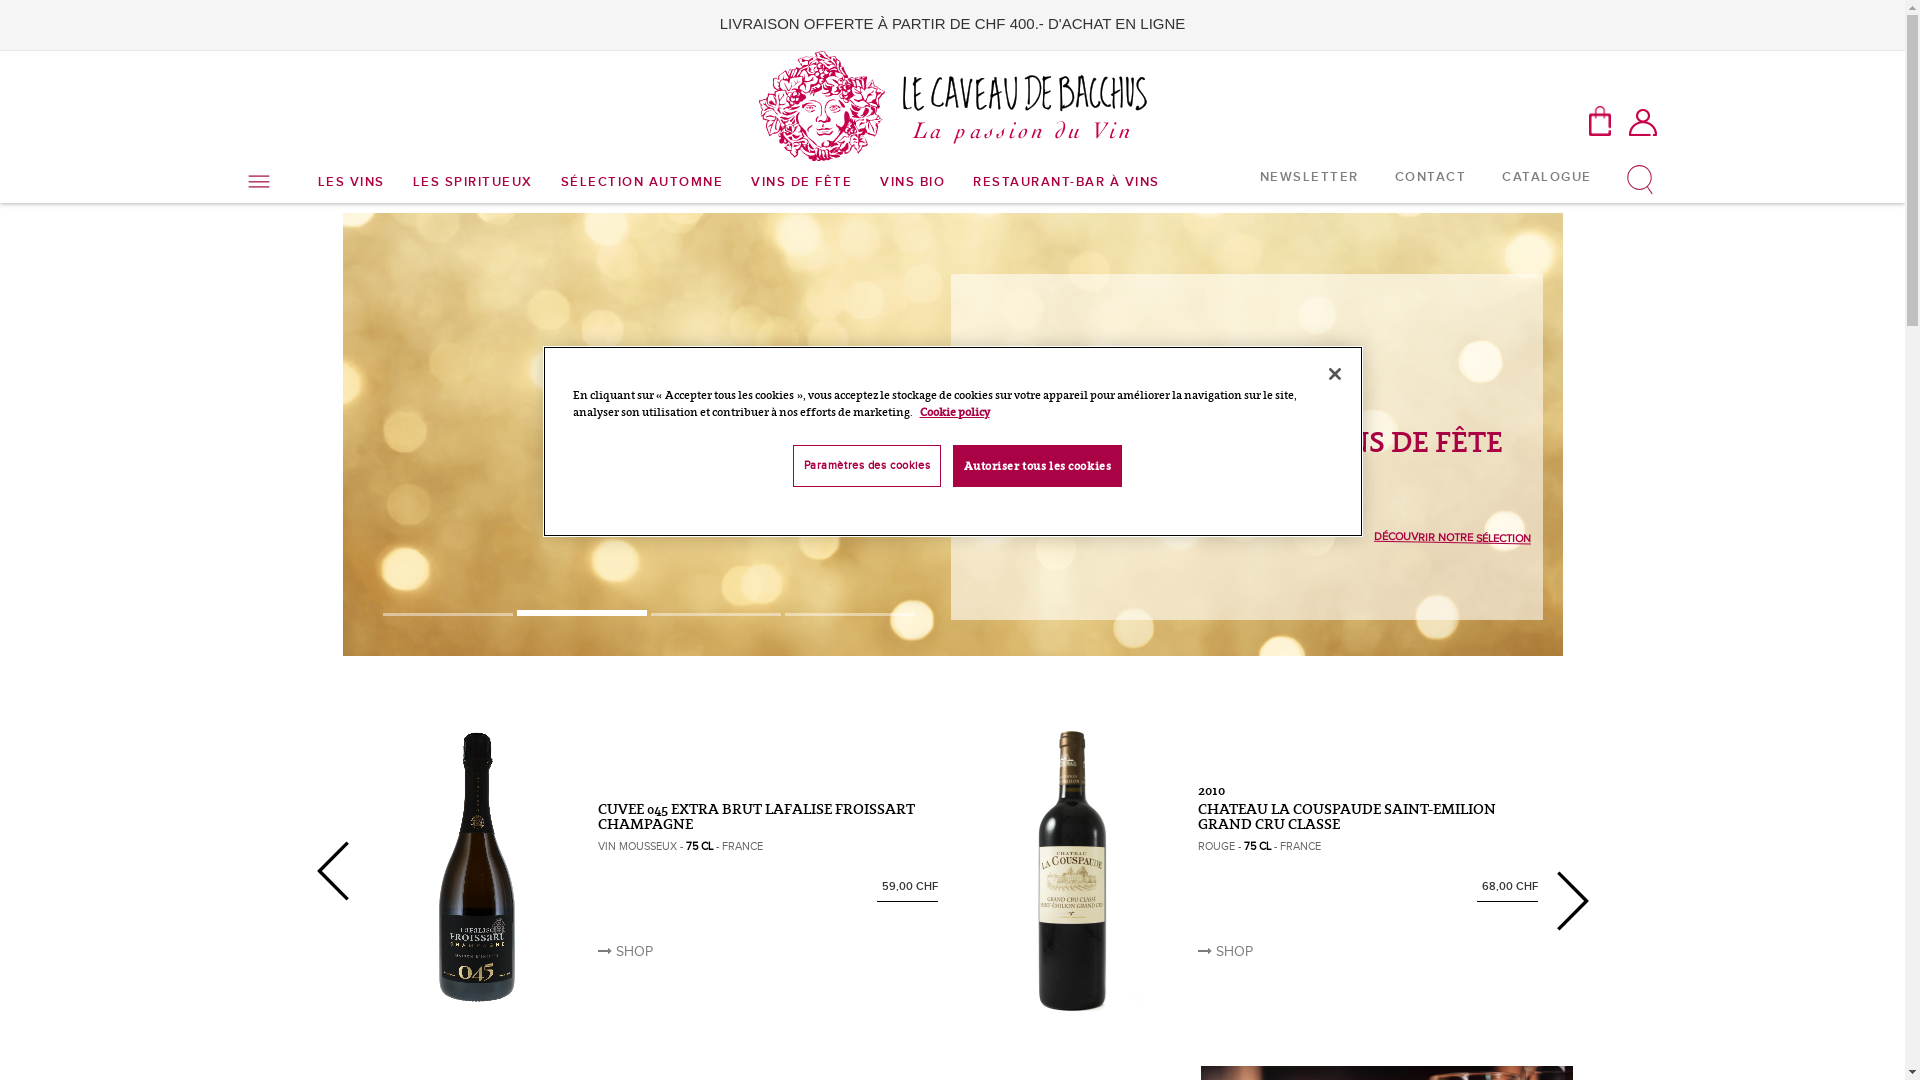 The image size is (1920, 1080). I want to click on 'Mon compte', so click(1642, 120).